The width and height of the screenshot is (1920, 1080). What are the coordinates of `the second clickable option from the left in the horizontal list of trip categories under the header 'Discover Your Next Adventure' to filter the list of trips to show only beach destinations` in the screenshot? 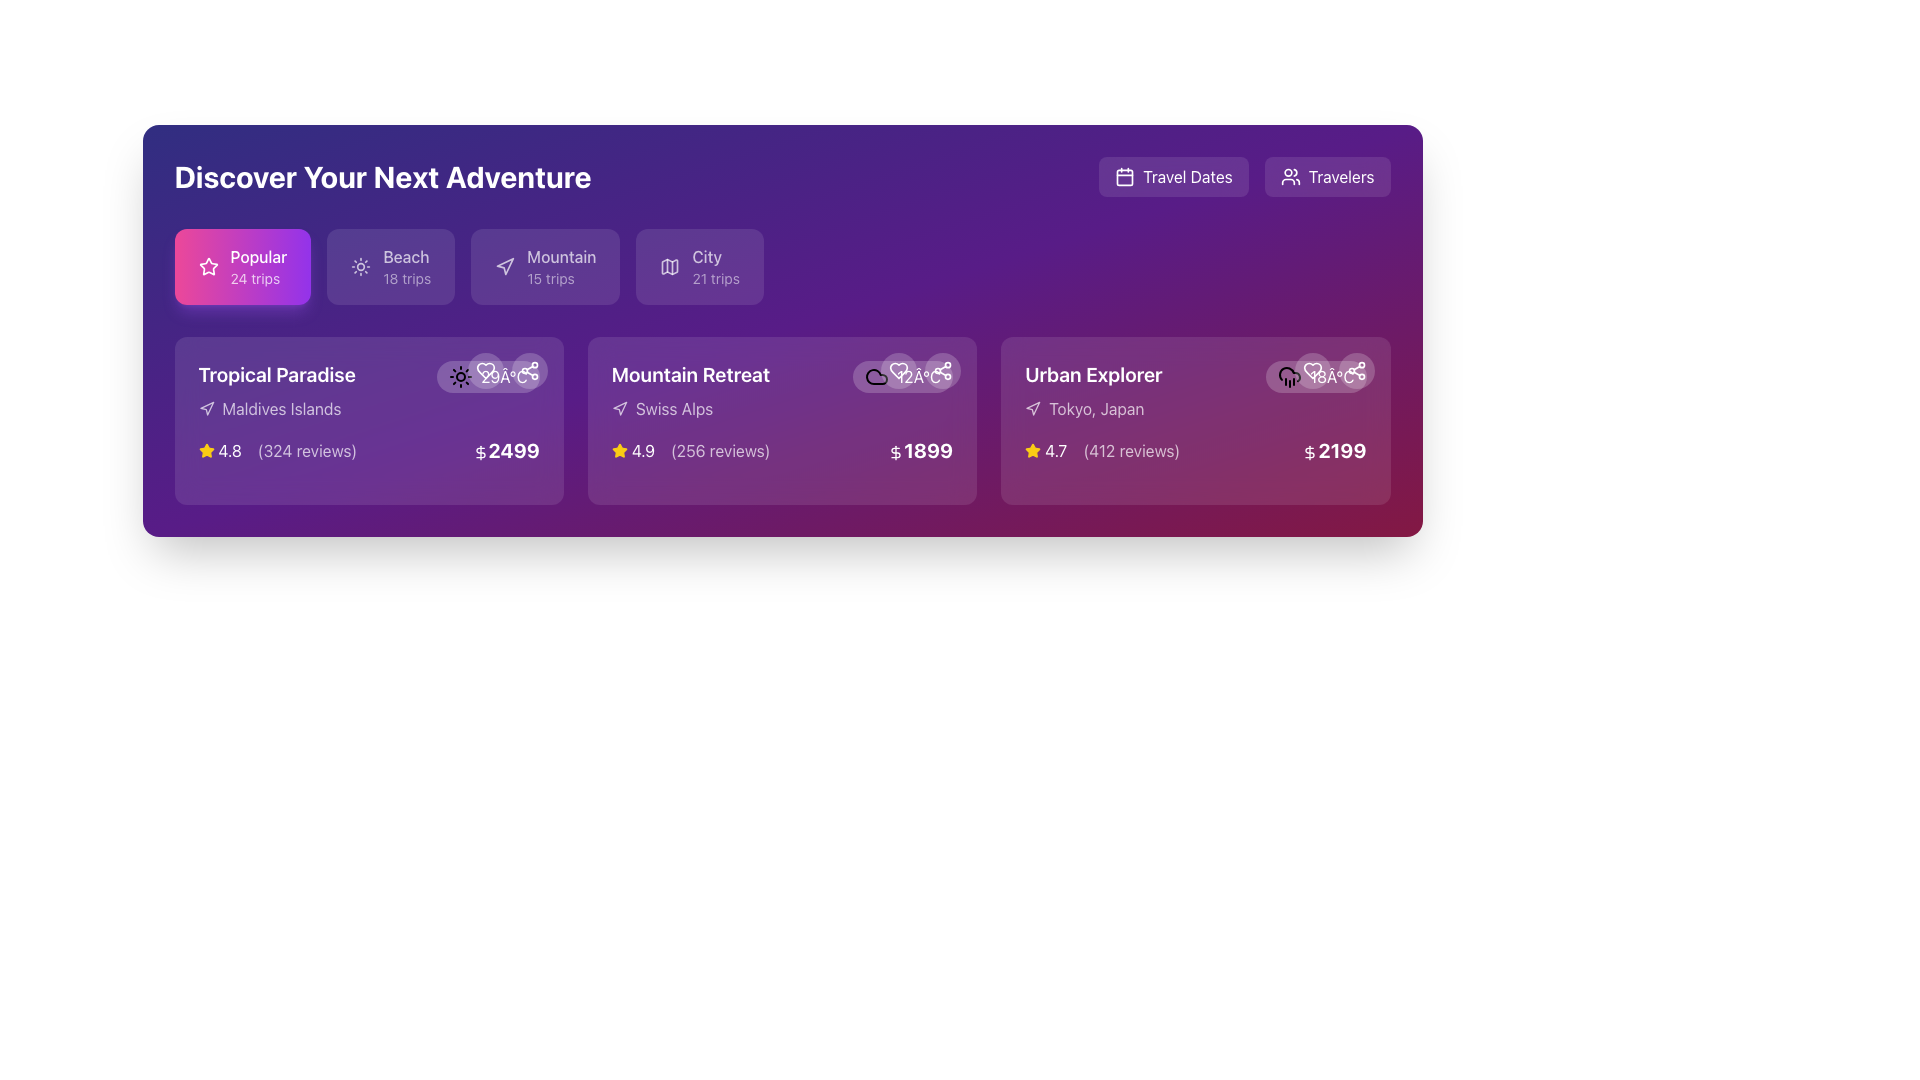 It's located at (391, 265).